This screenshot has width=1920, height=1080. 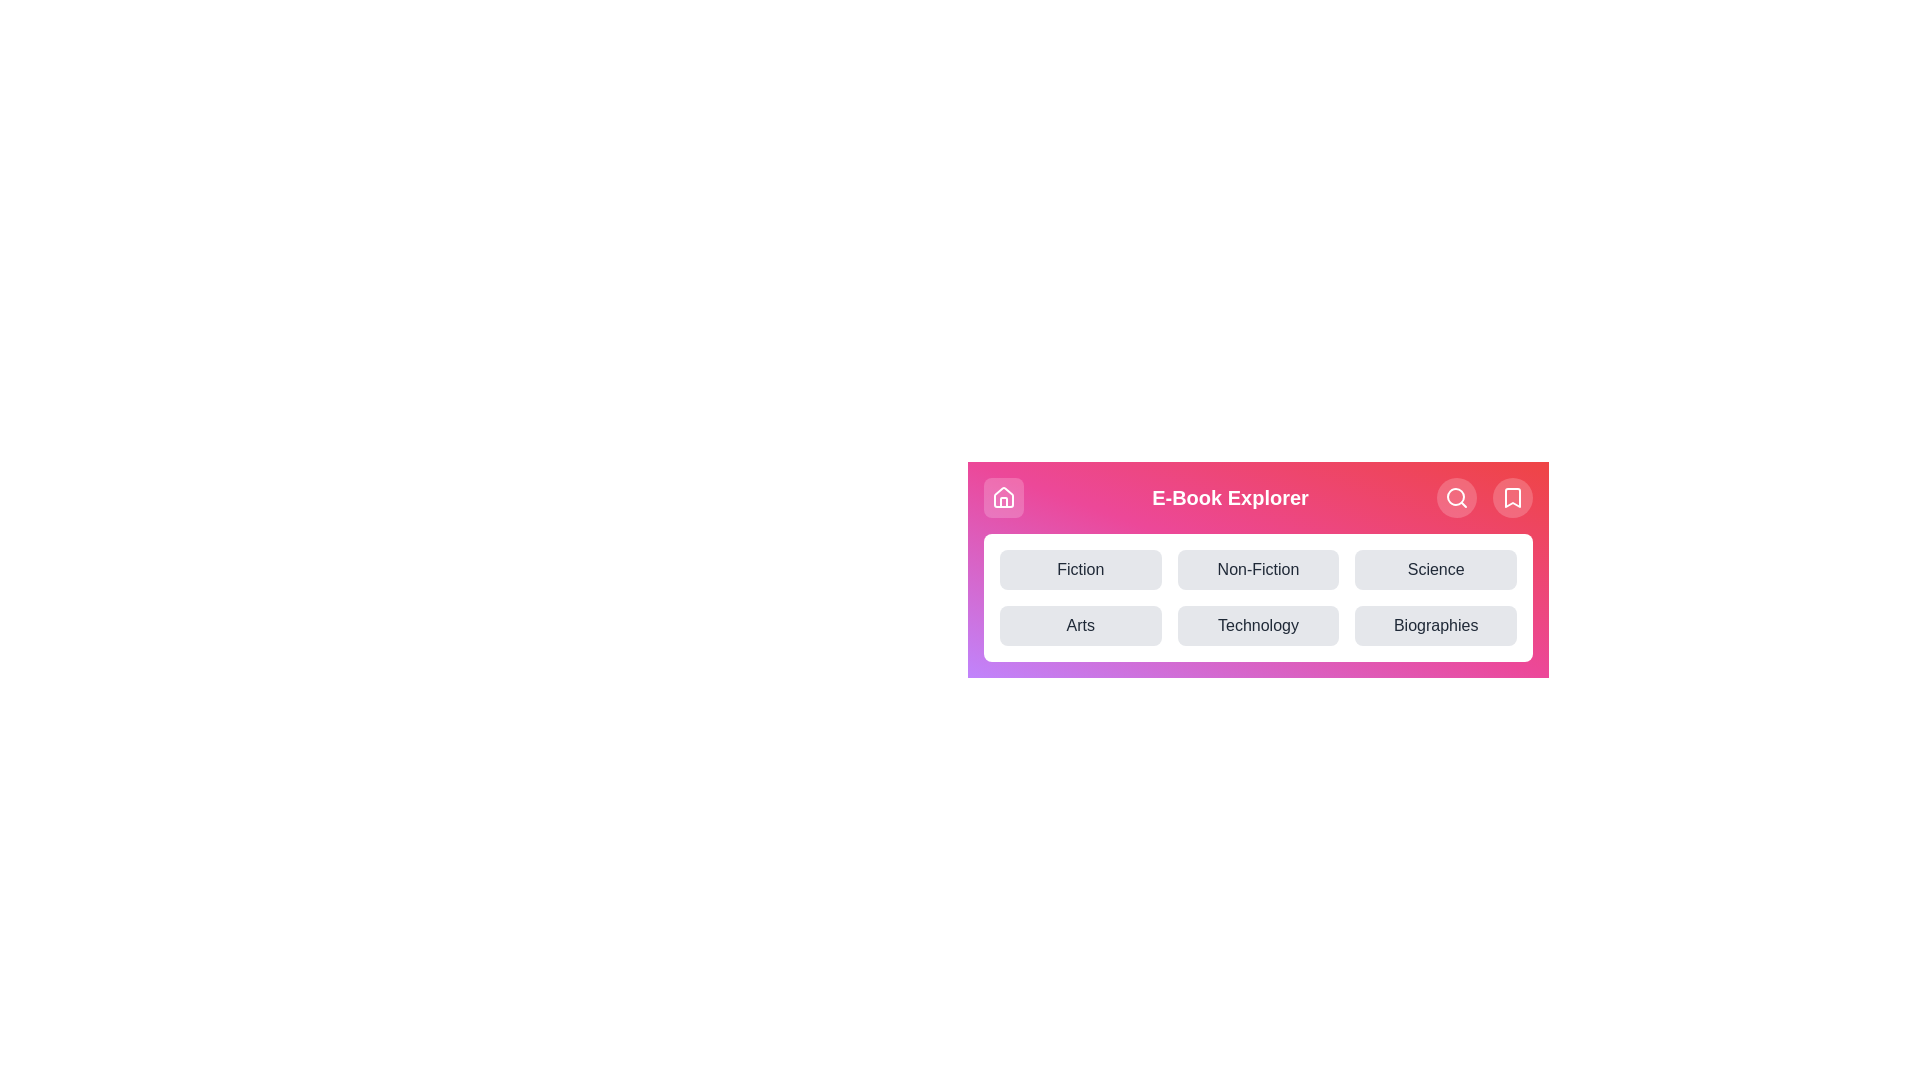 I want to click on the category button labeled Biographies, so click(x=1434, y=624).